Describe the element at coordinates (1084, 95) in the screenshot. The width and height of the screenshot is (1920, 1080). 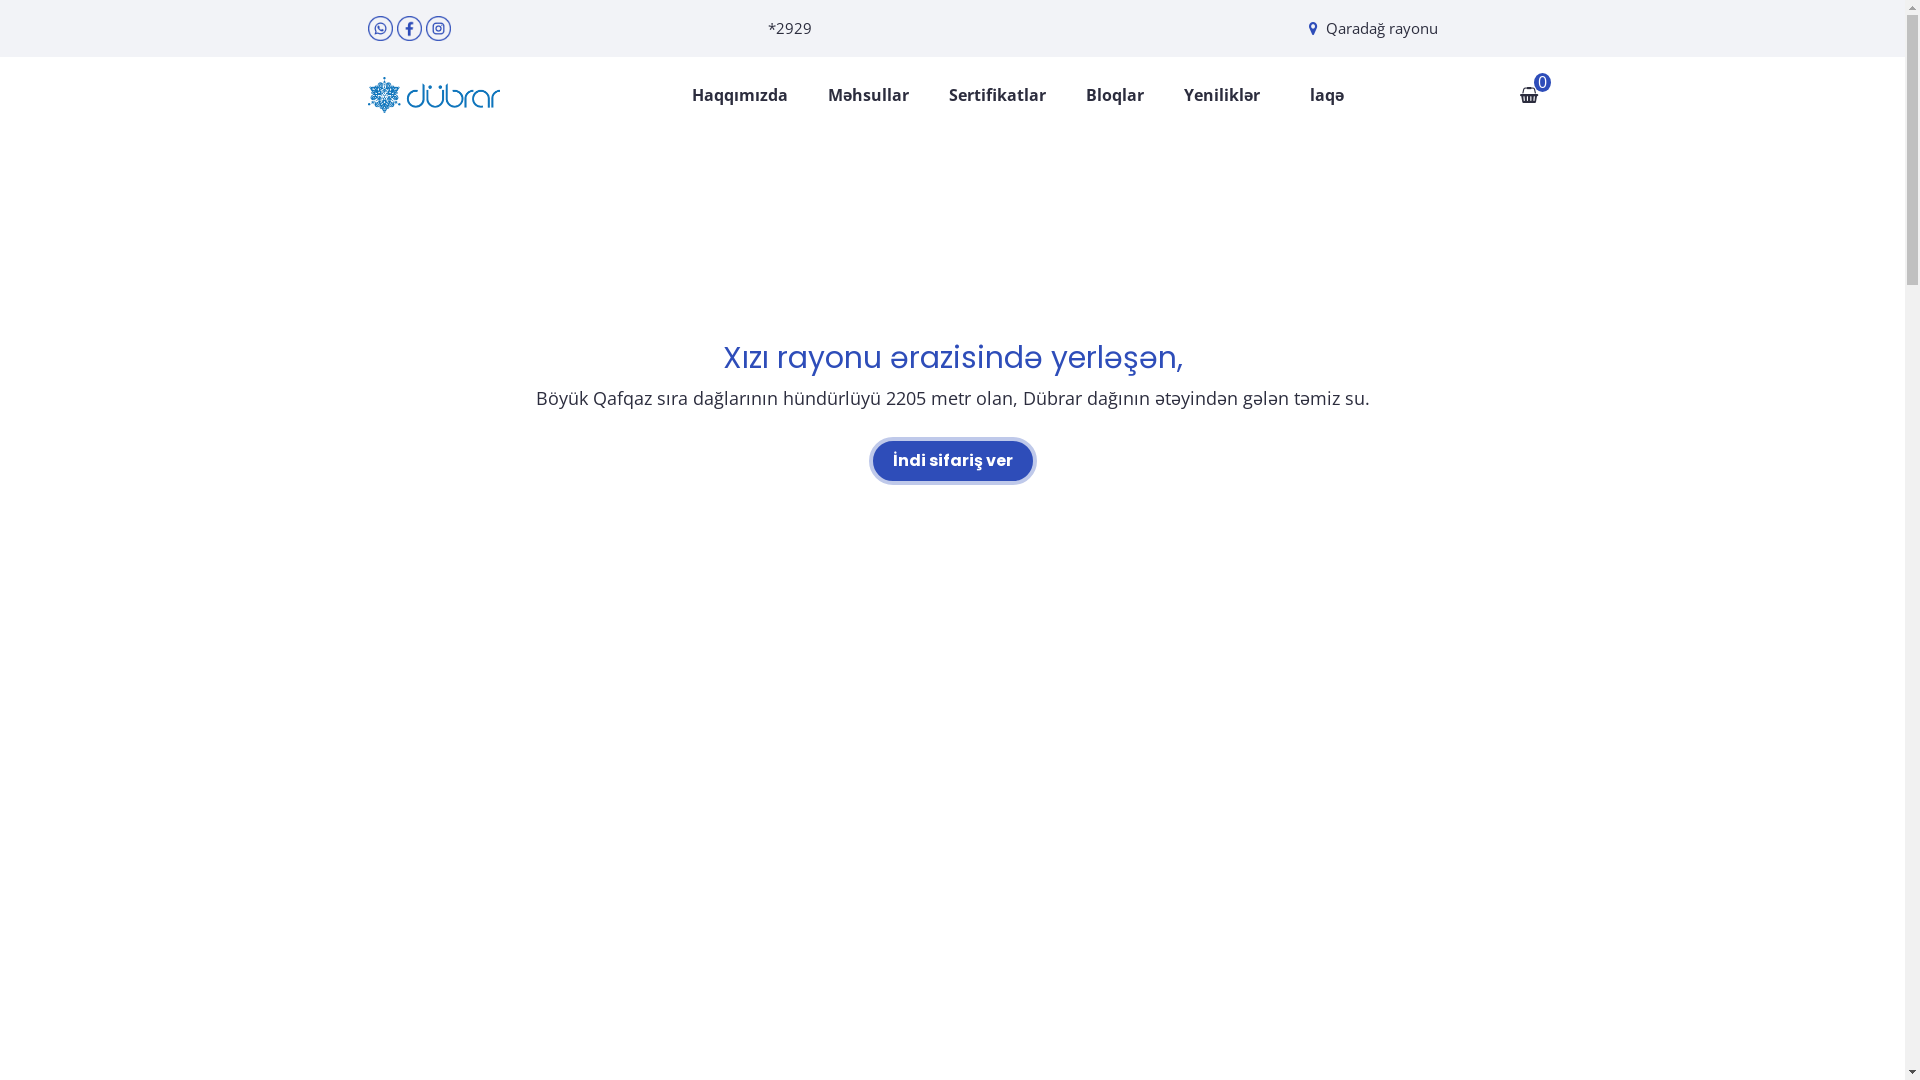
I see `'Bloqlar'` at that location.